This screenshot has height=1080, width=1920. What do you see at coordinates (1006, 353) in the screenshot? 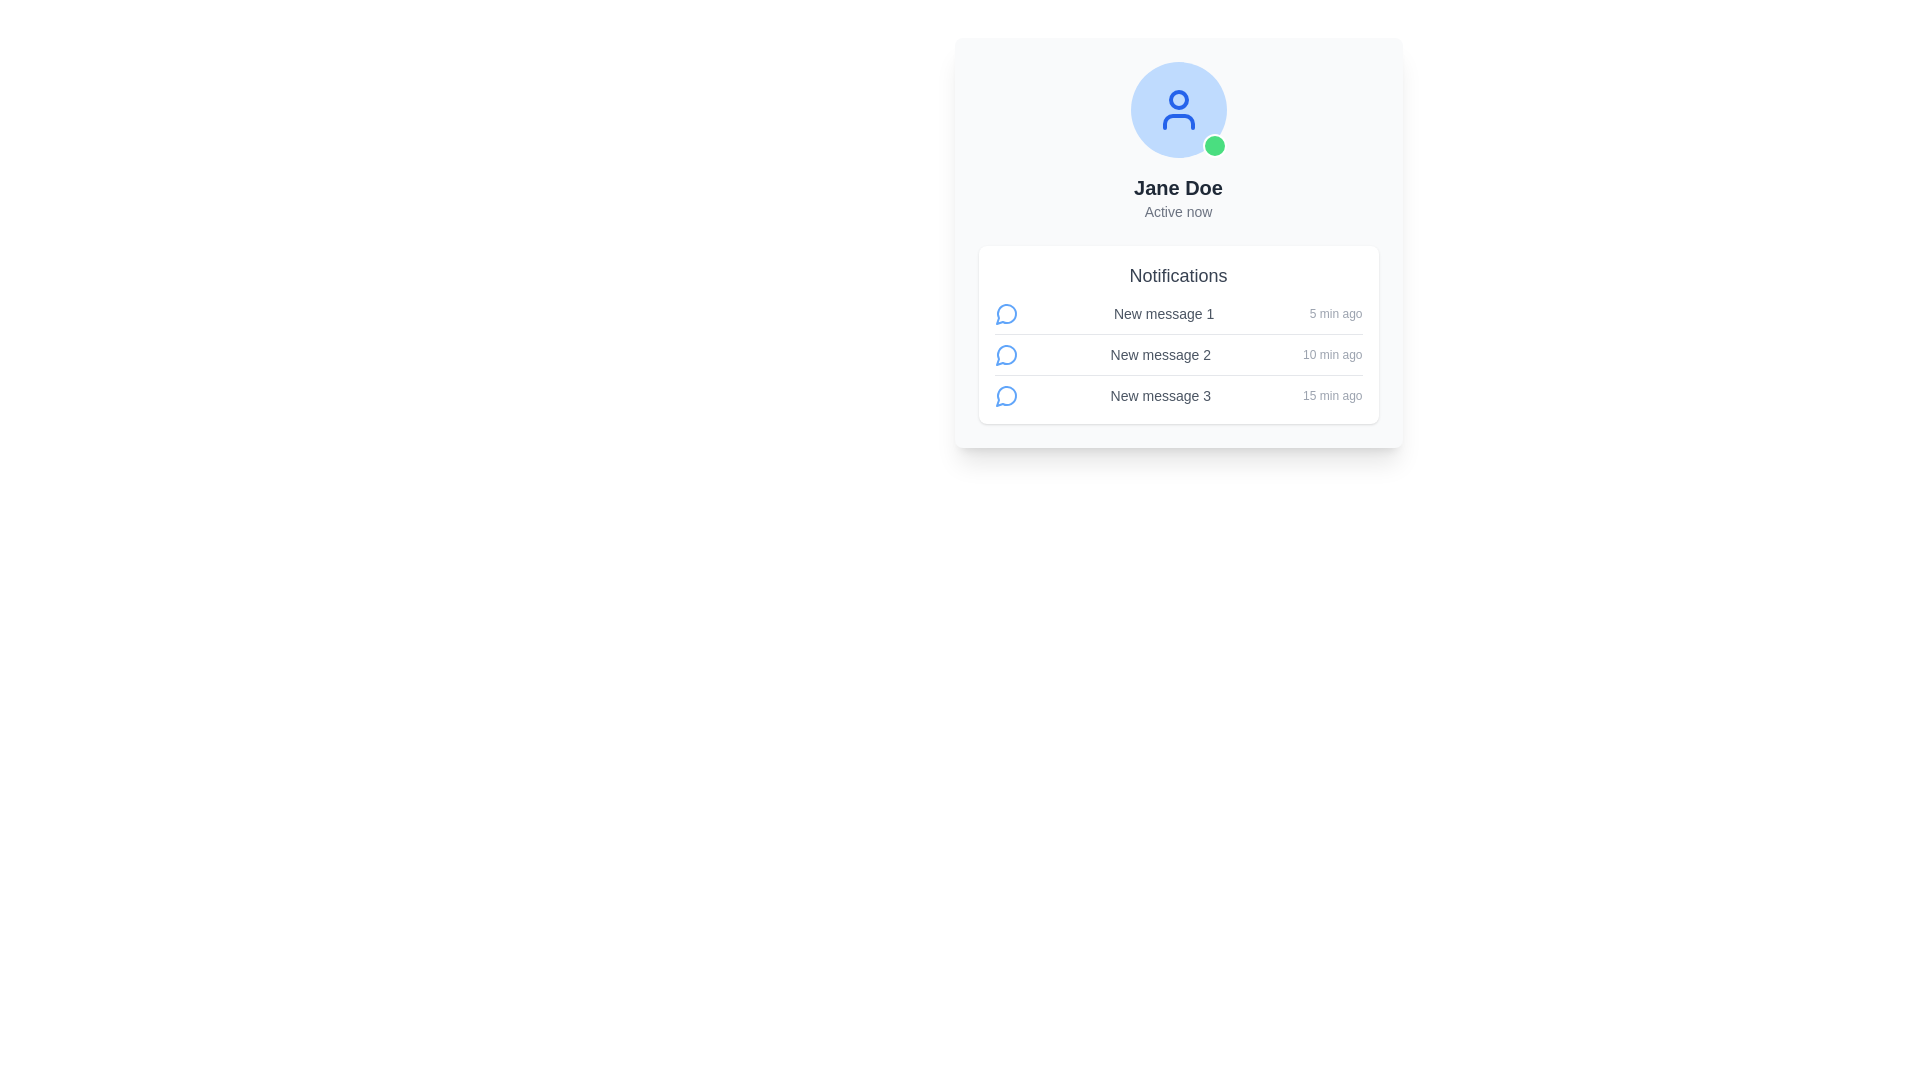
I see `the blue message bubble icon located under the 'Notifications' section` at bounding box center [1006, 353].